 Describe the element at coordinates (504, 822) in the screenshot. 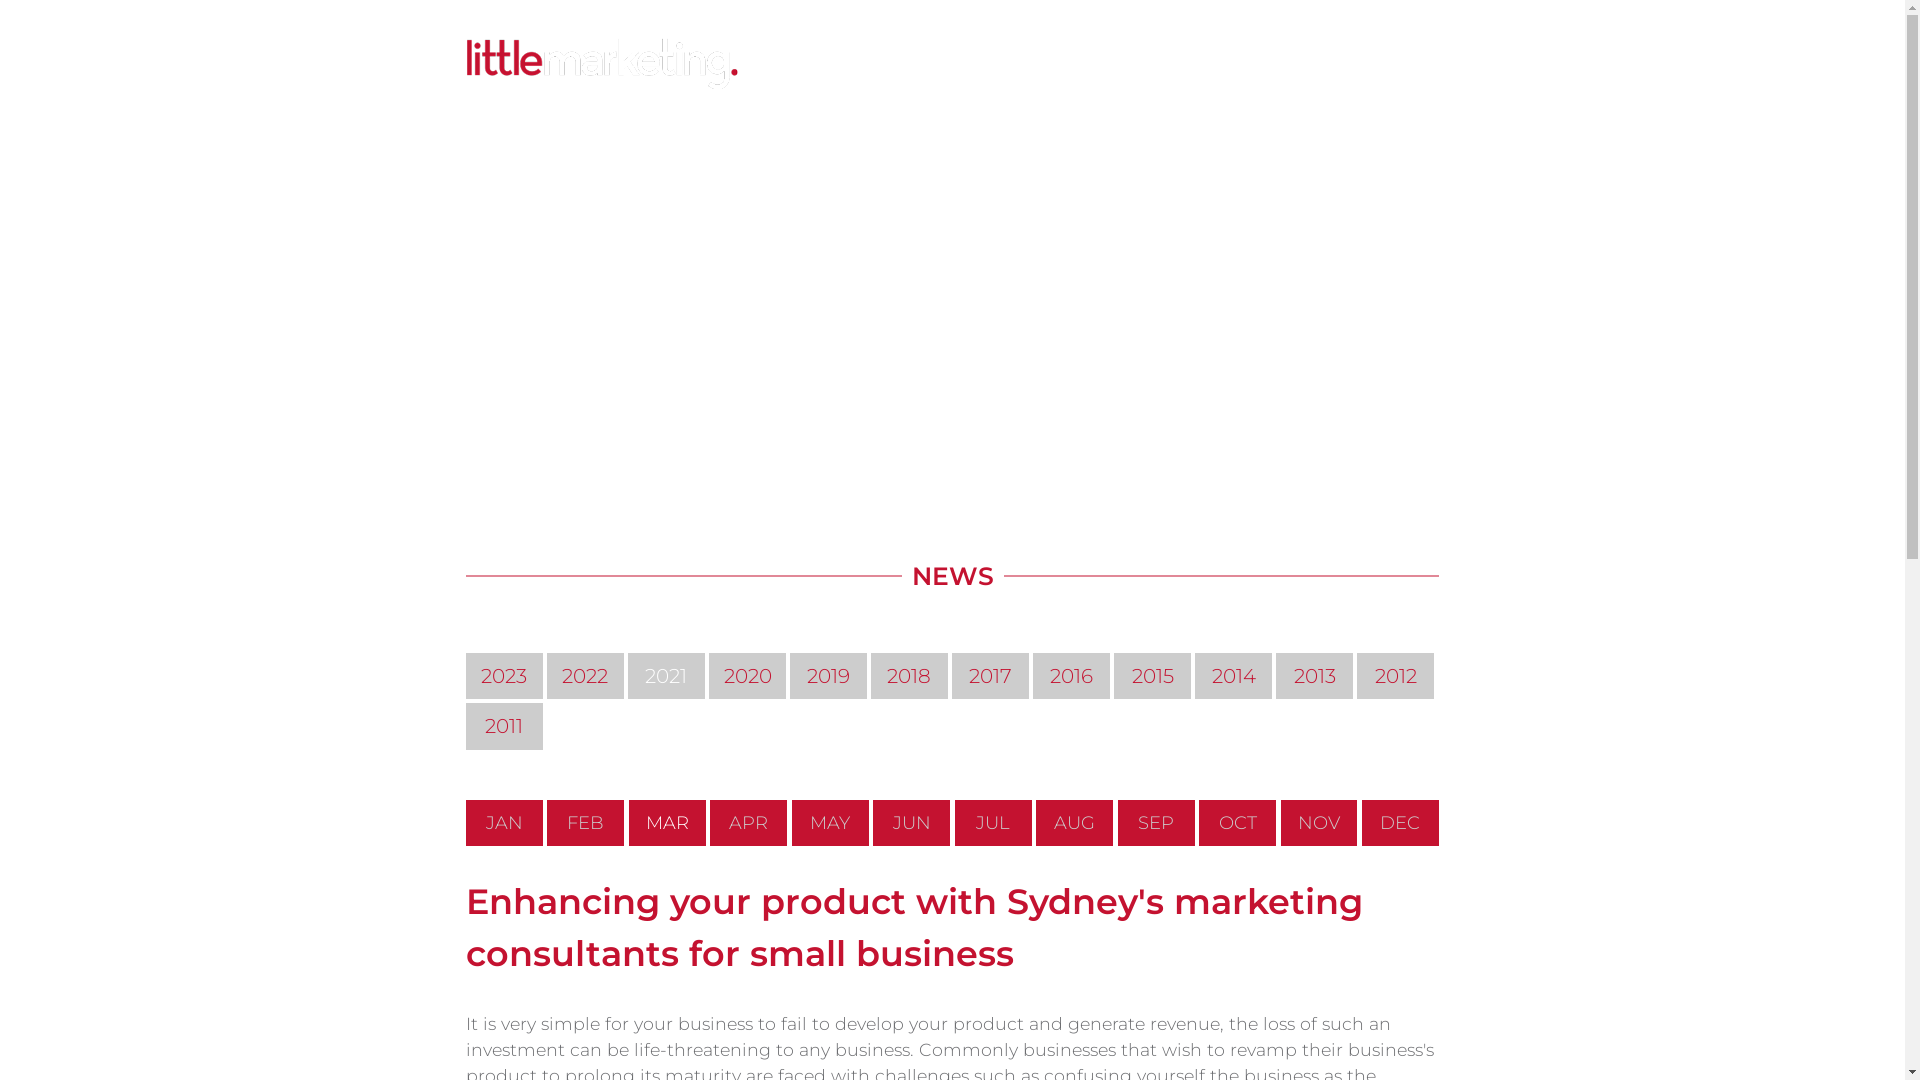

I see `'JAN'` at that location.